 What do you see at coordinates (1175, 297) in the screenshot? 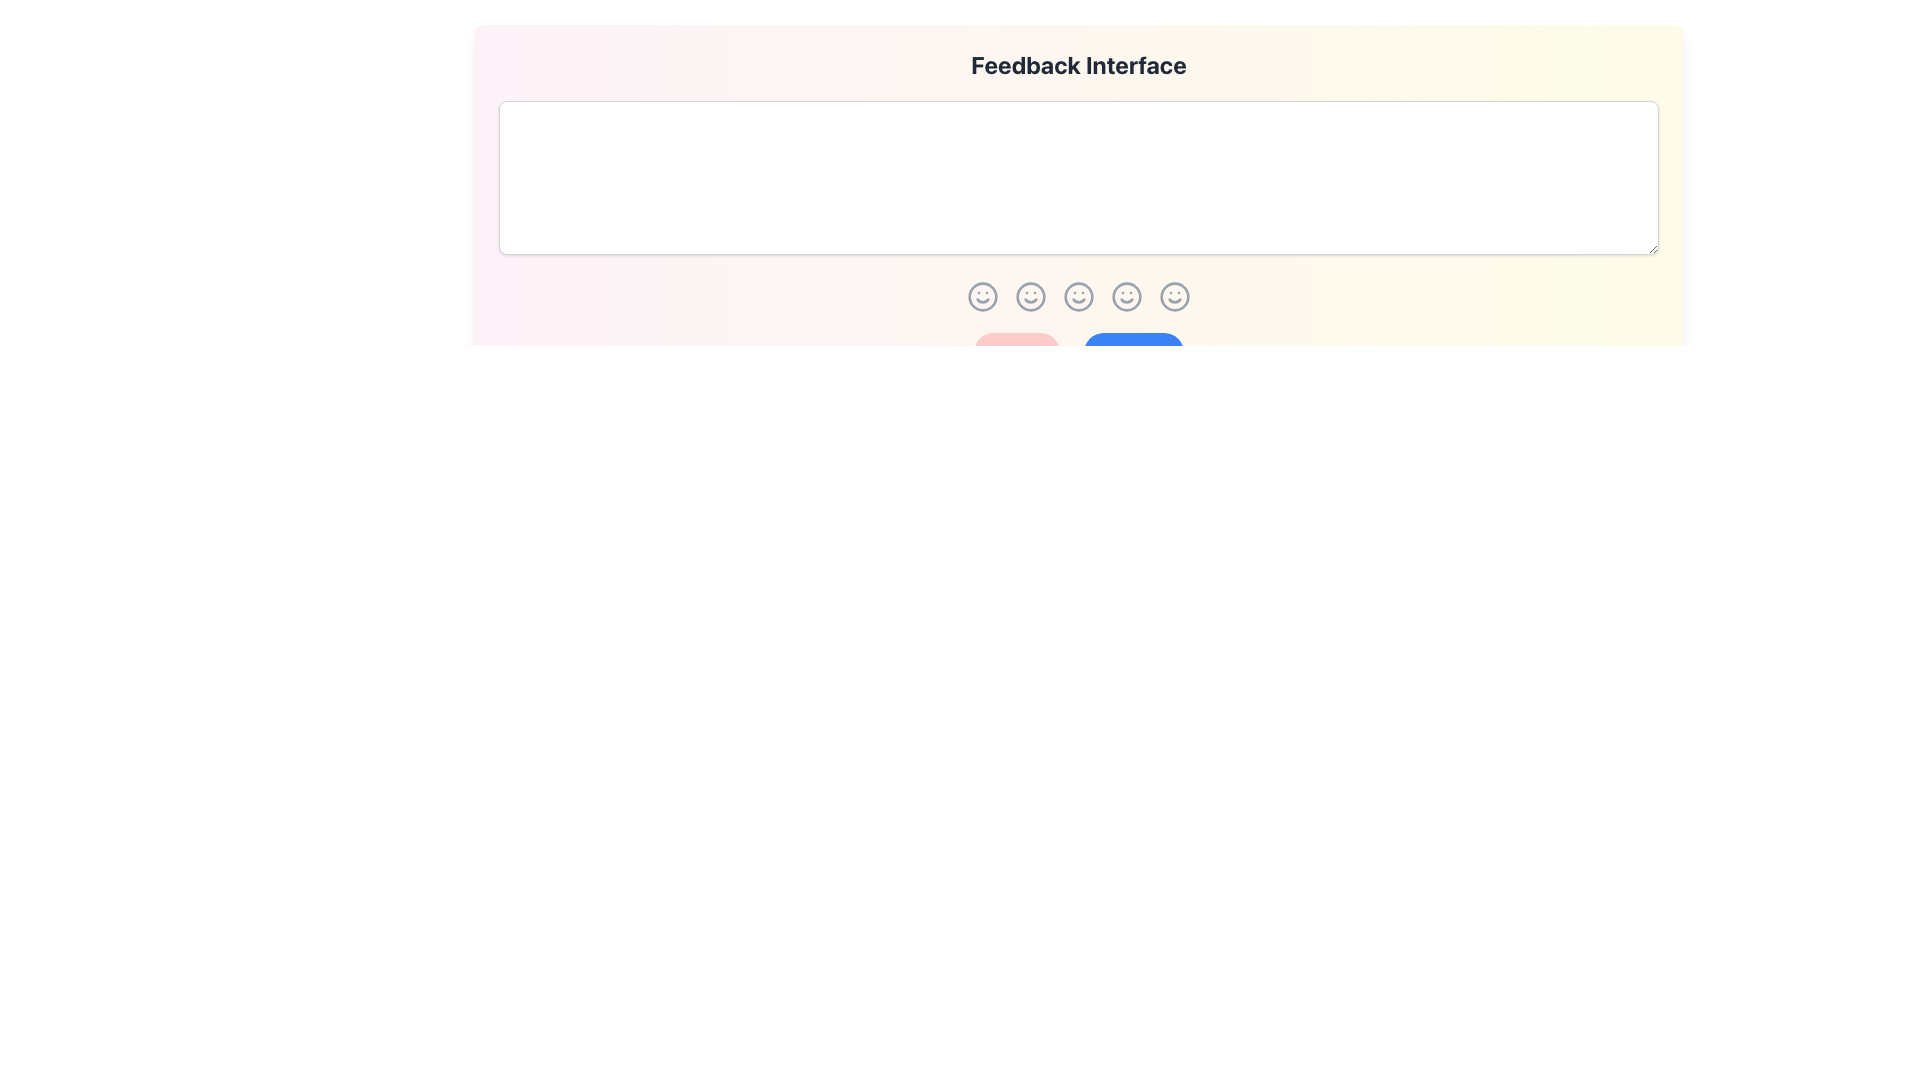
I see `the fifth feedback emoji, which is a circular shape located at the bottom-central part of the feedback interface` at bounding box center [1175, 297].